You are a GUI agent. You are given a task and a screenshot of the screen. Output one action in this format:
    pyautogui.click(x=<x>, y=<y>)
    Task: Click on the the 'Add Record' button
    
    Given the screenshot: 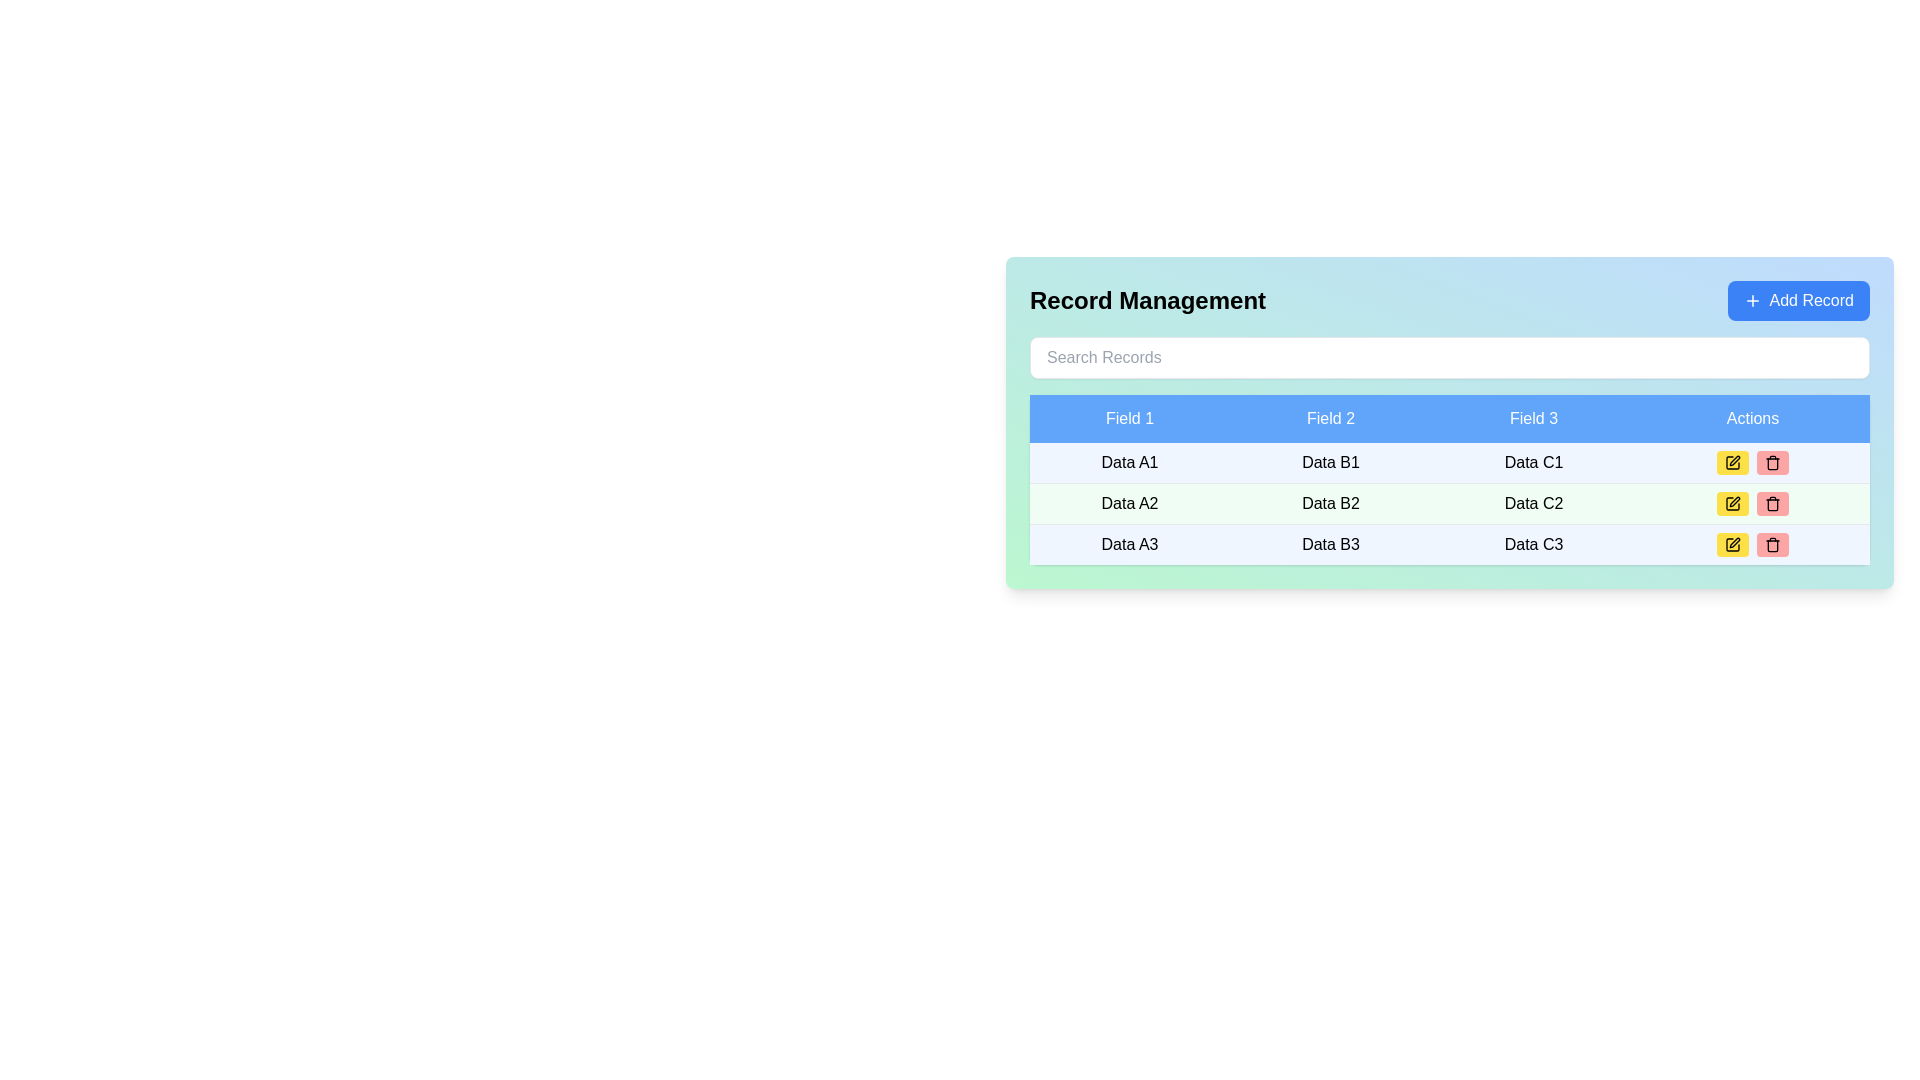 What is the action you would take?
    pyautogui.click(x=1798, y=300)
    